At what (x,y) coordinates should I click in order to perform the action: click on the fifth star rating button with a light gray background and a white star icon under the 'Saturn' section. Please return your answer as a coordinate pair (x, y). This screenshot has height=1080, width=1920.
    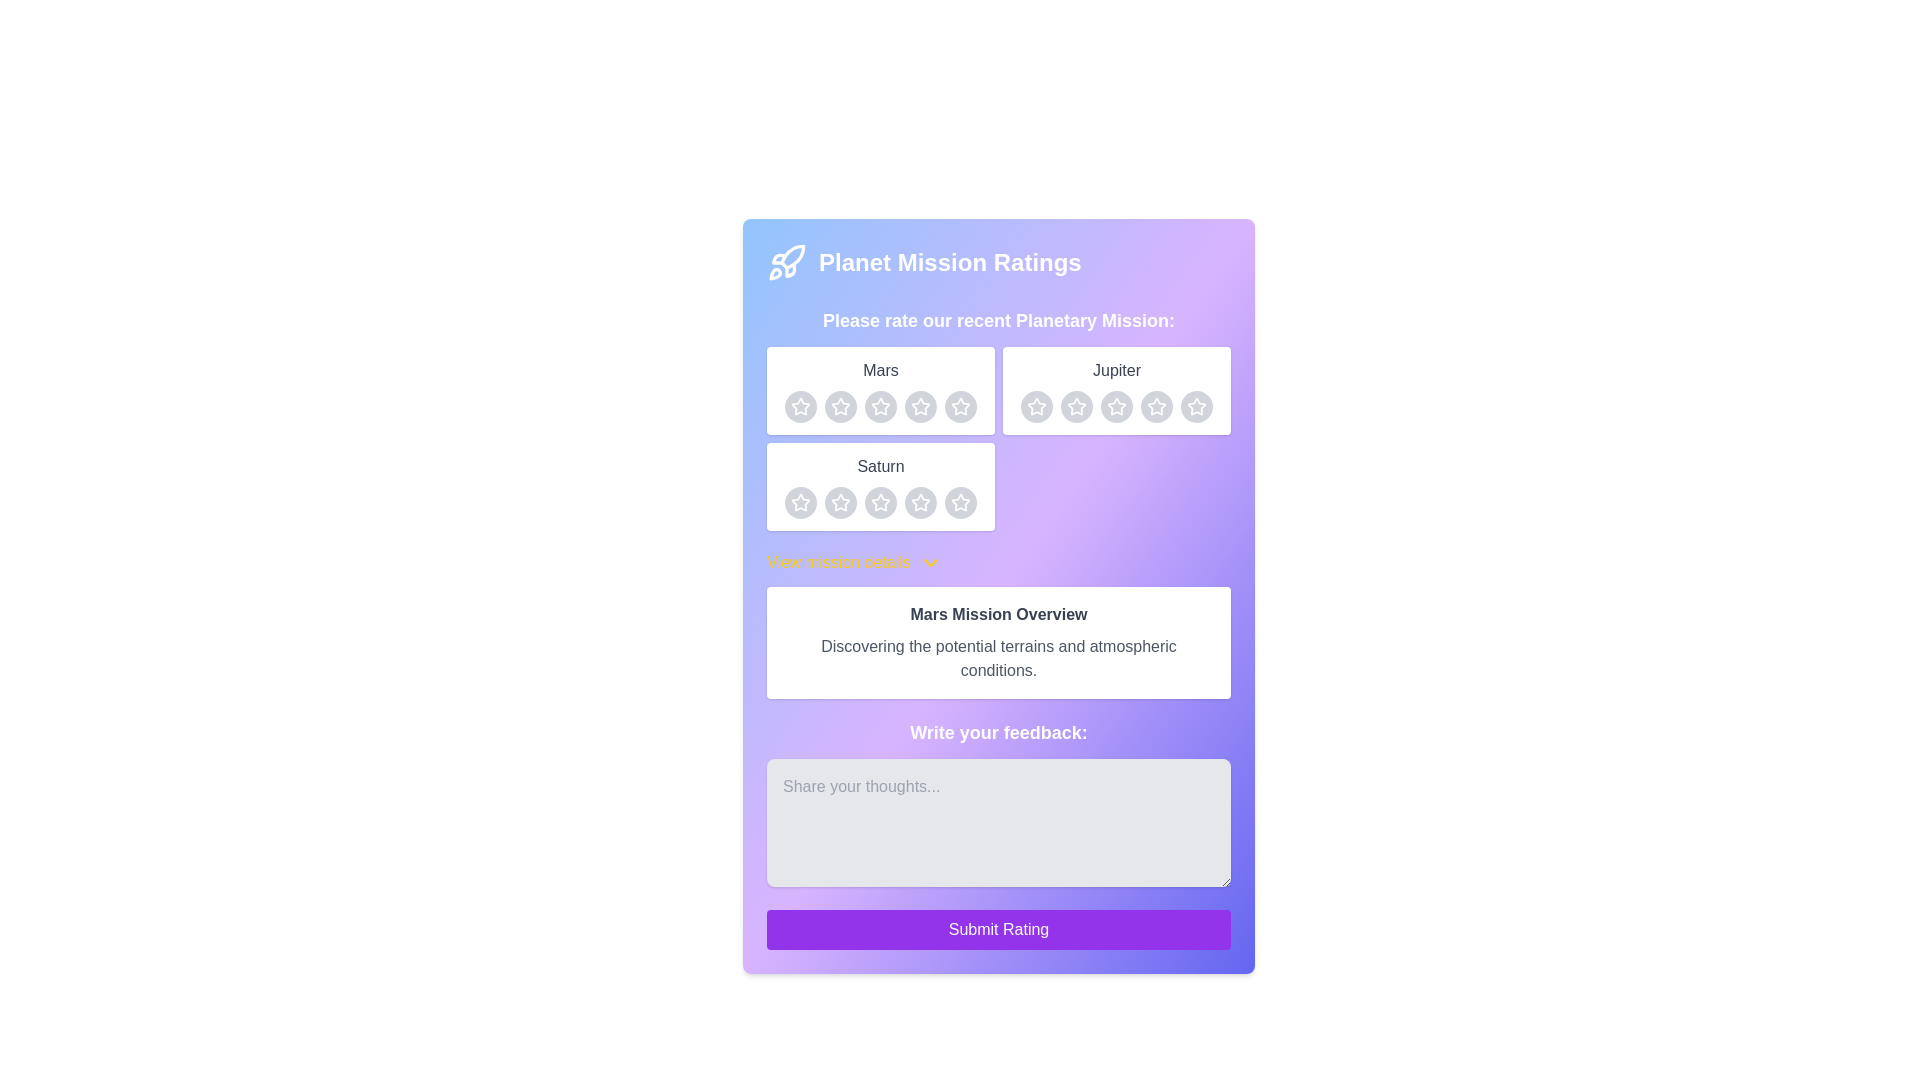
    Looking at the image, I should click on (960, 501).